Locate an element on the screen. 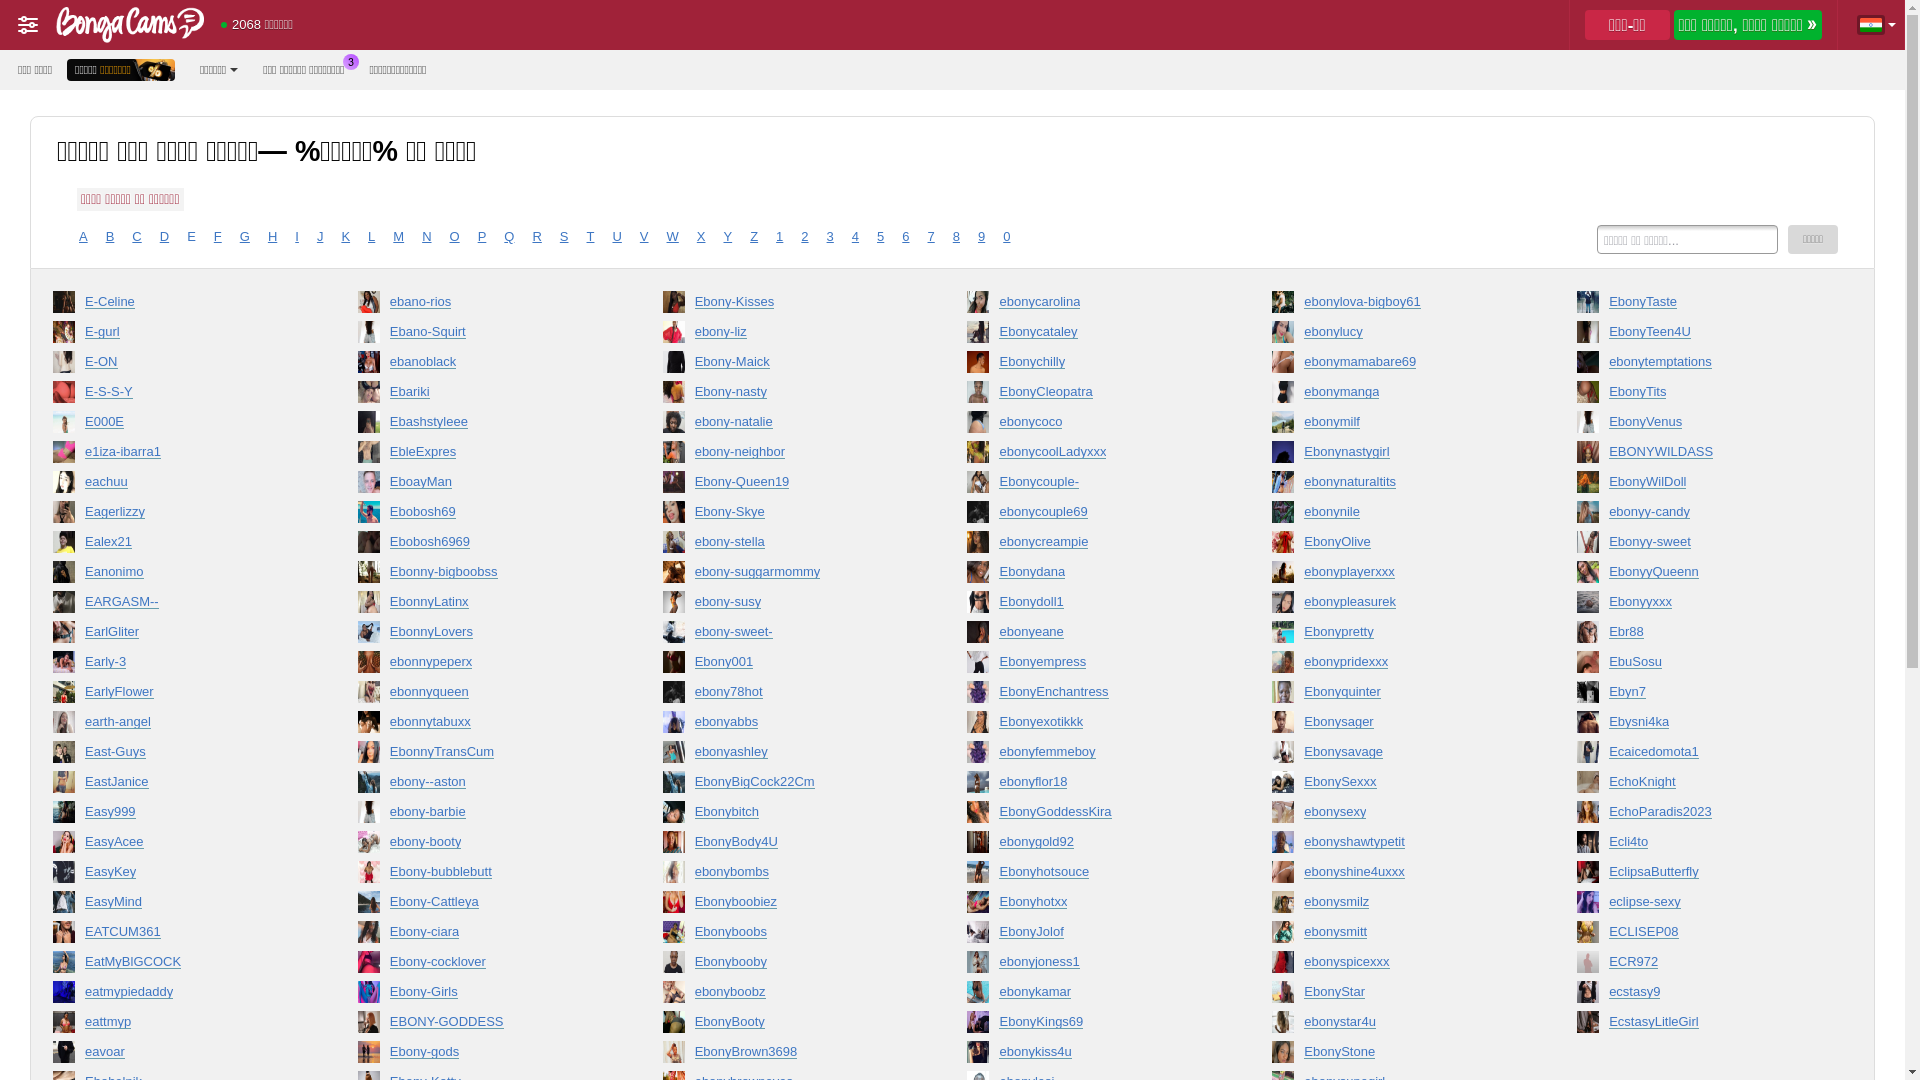 Image resolution: width=1920 pixels, height=1080 pixels. 'Ebonysavage' is located at coordinates (1395, 756).